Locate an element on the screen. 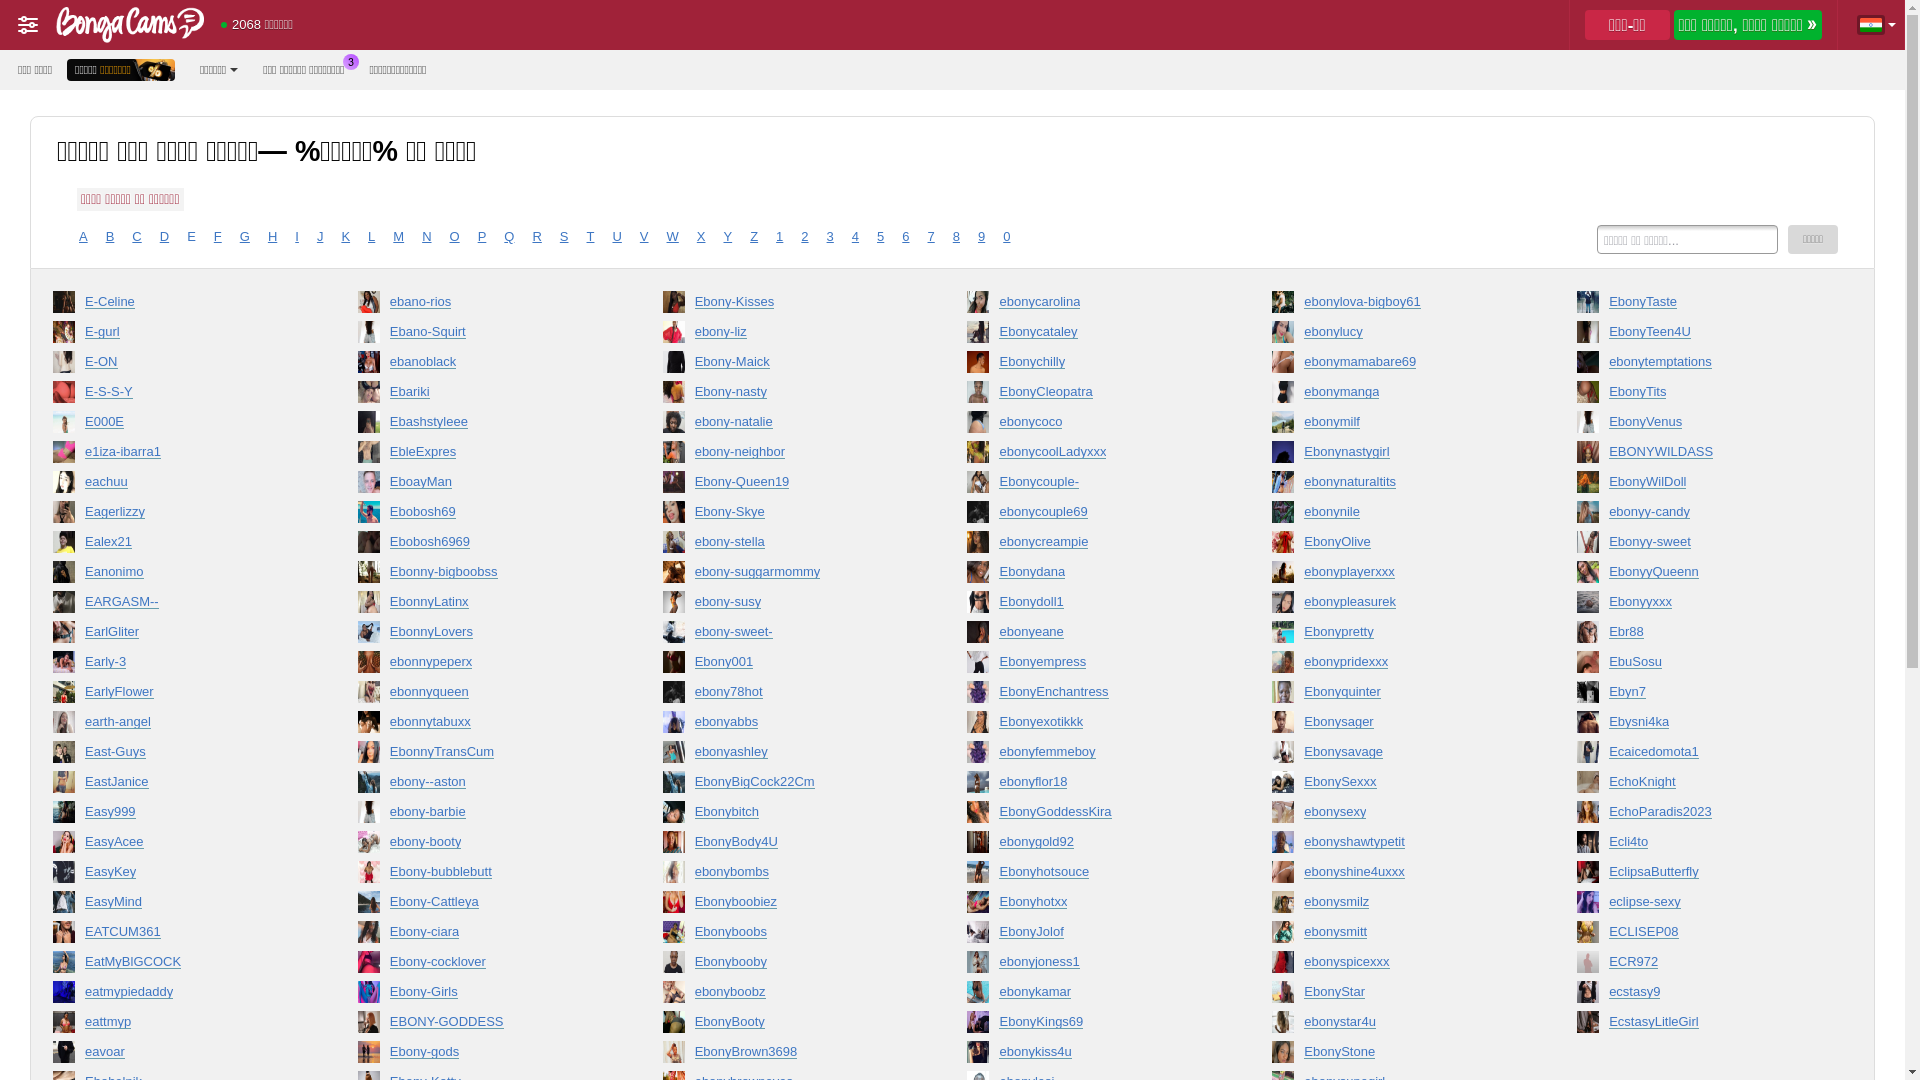 Image resolution: width=1920 pixels, height=1080 pixels. 'Ebonysavage' is located at coordinates (1395, 756).